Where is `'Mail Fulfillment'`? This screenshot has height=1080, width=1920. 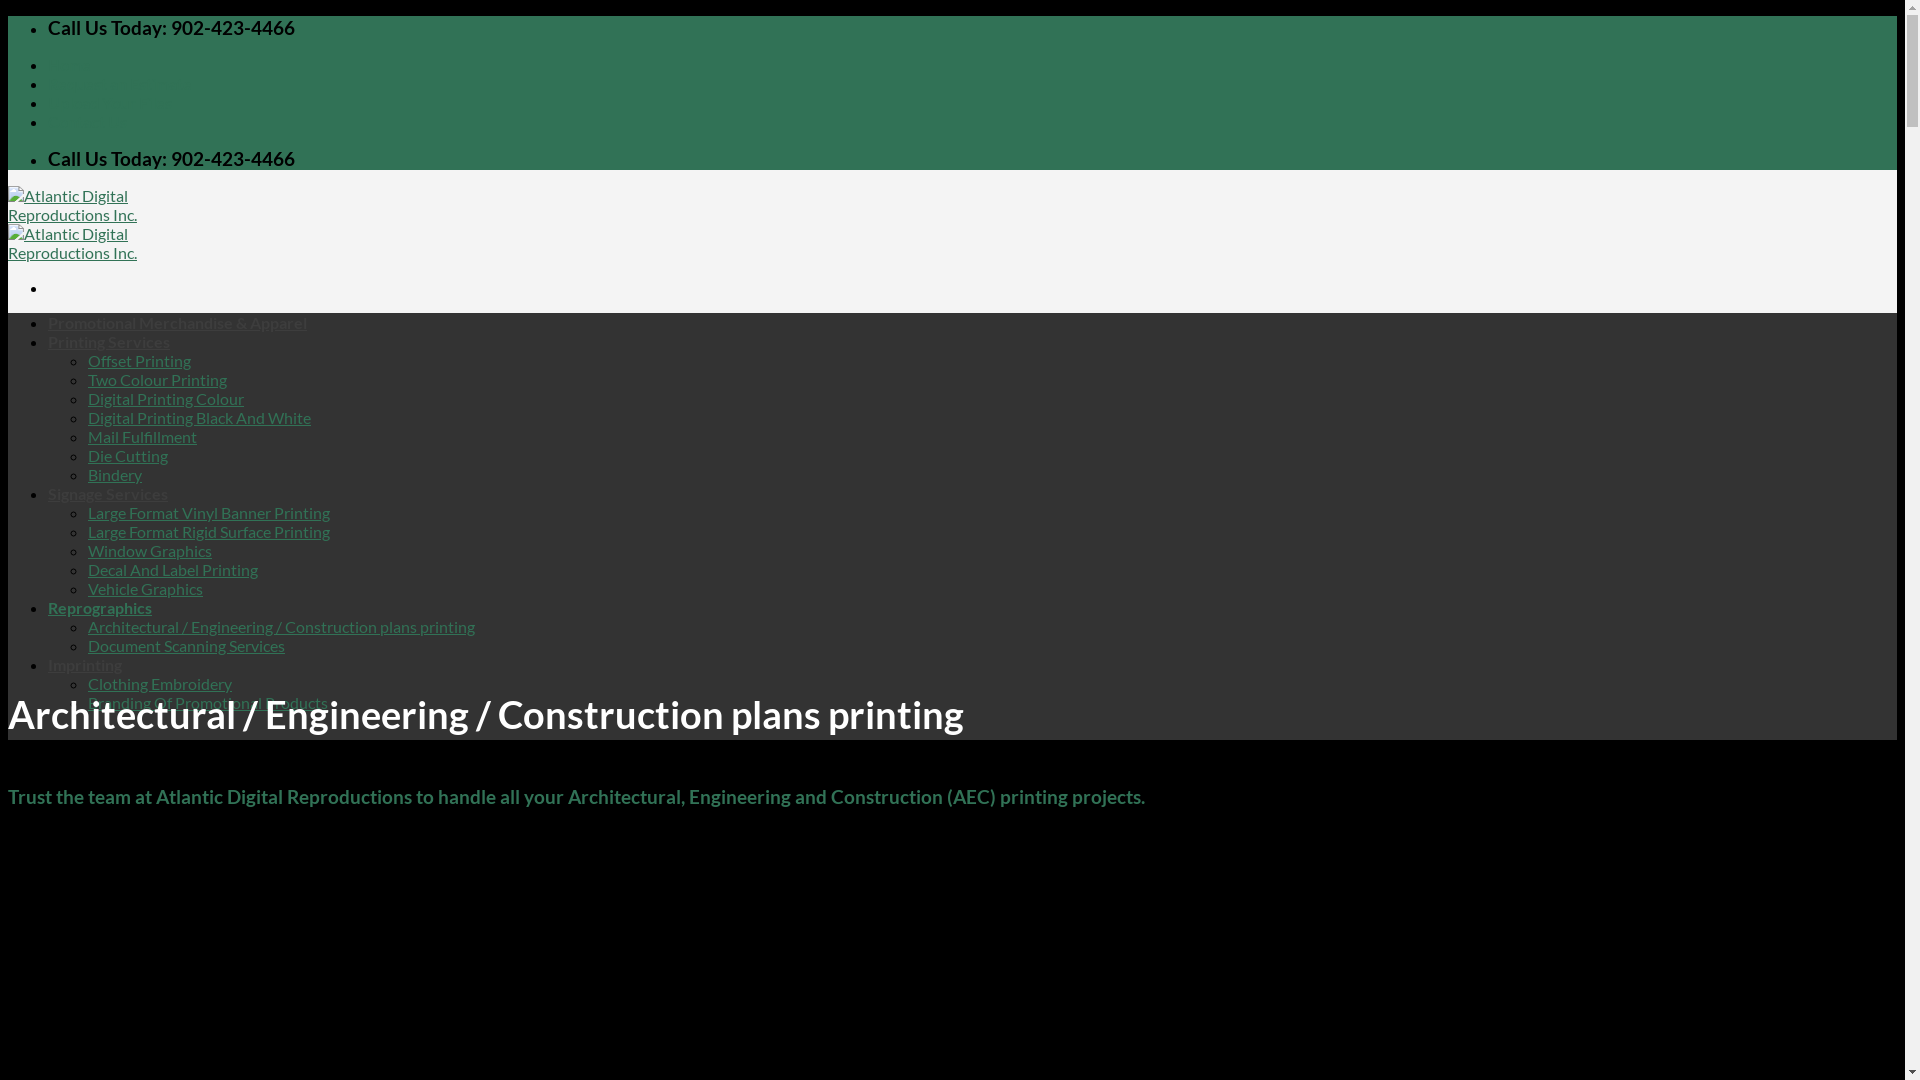 'Mail Fulfillment' is located at coordinates (141, 435).